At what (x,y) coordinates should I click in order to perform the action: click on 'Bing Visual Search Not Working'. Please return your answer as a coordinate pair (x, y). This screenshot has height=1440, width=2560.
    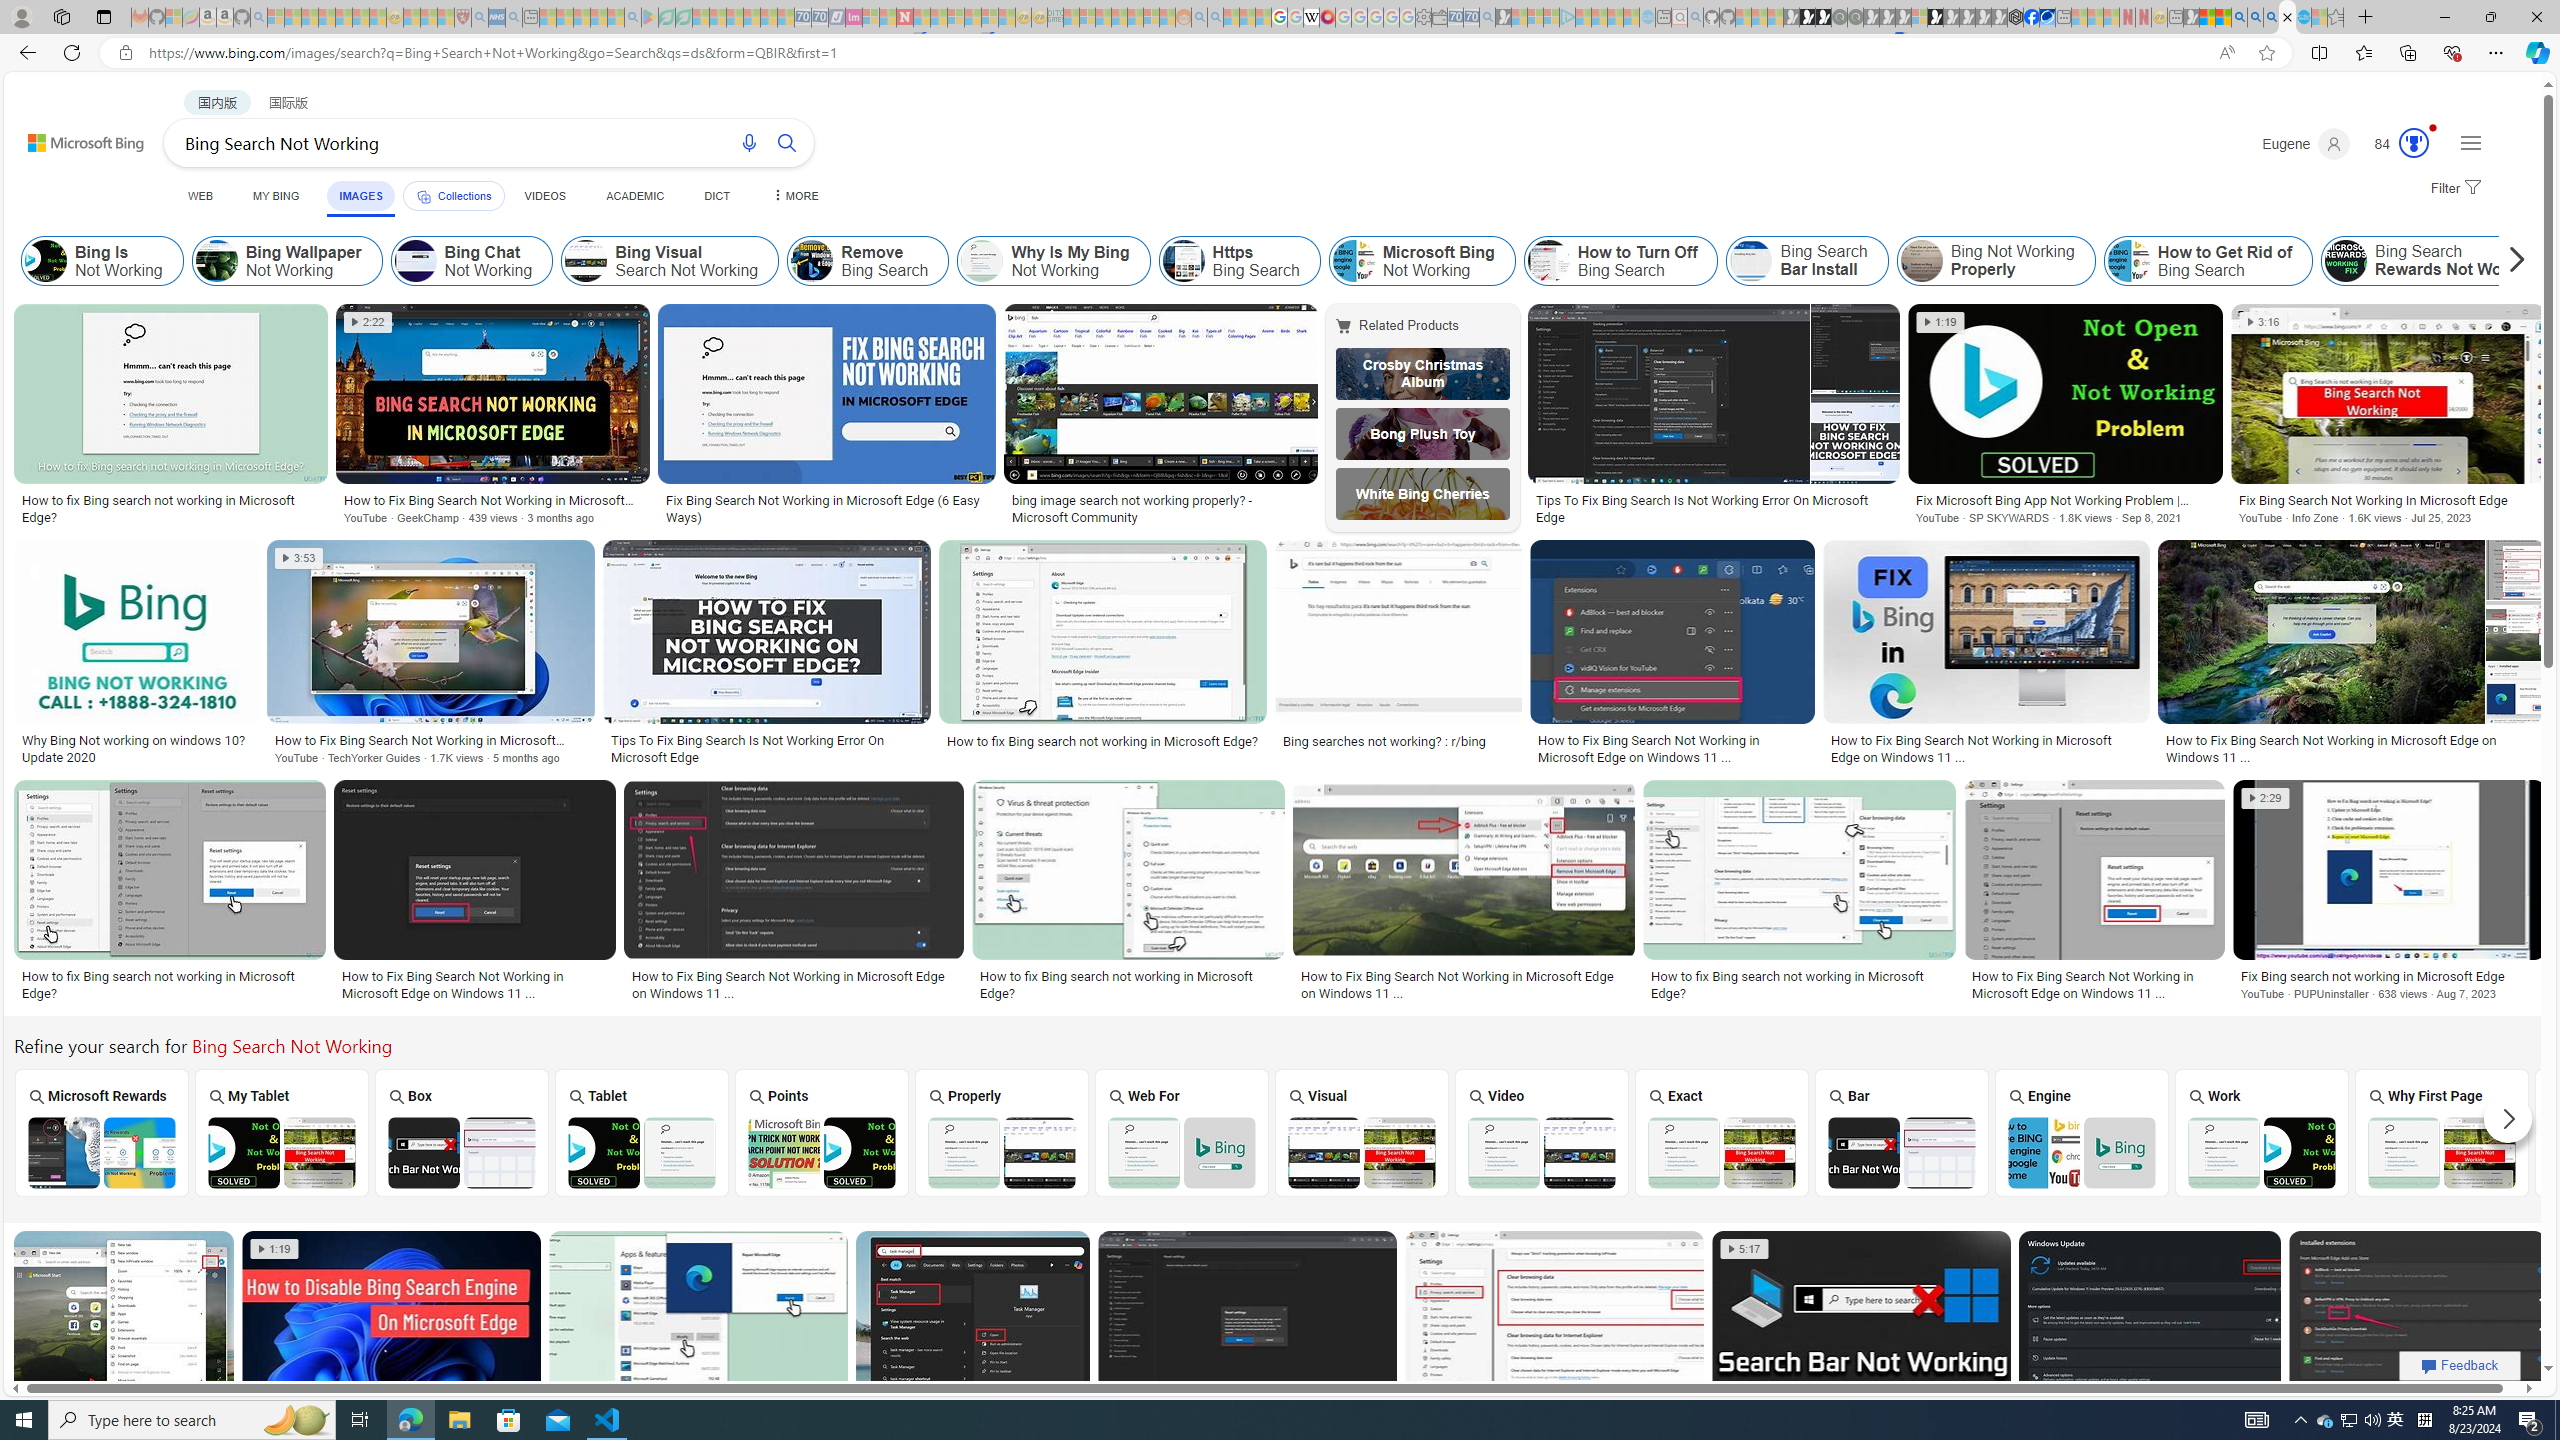
    Looking at the image, I should click on (669, 260).